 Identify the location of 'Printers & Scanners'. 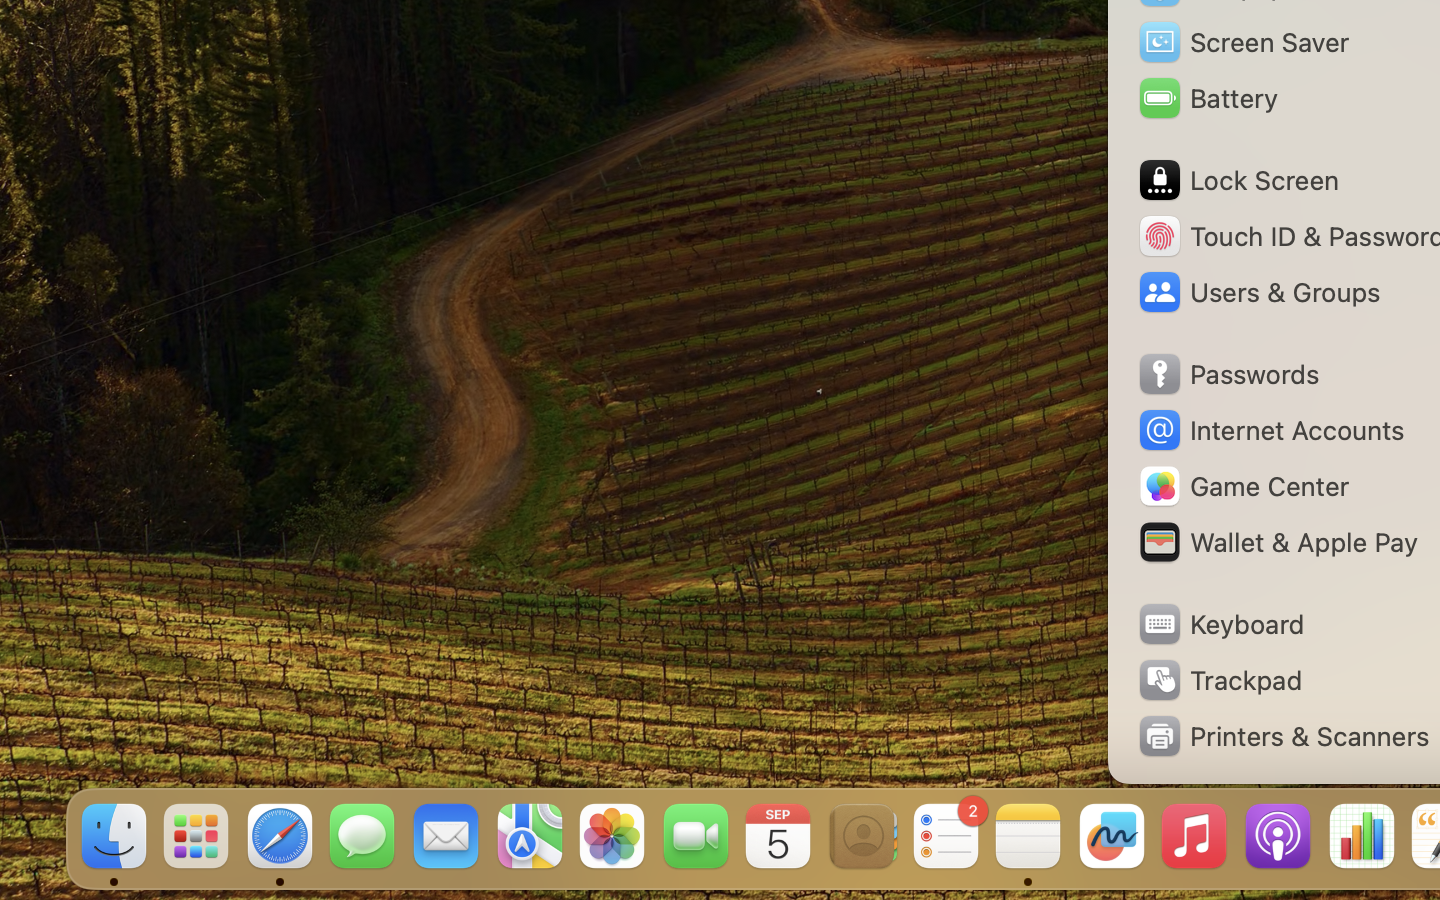
(1283, 735).